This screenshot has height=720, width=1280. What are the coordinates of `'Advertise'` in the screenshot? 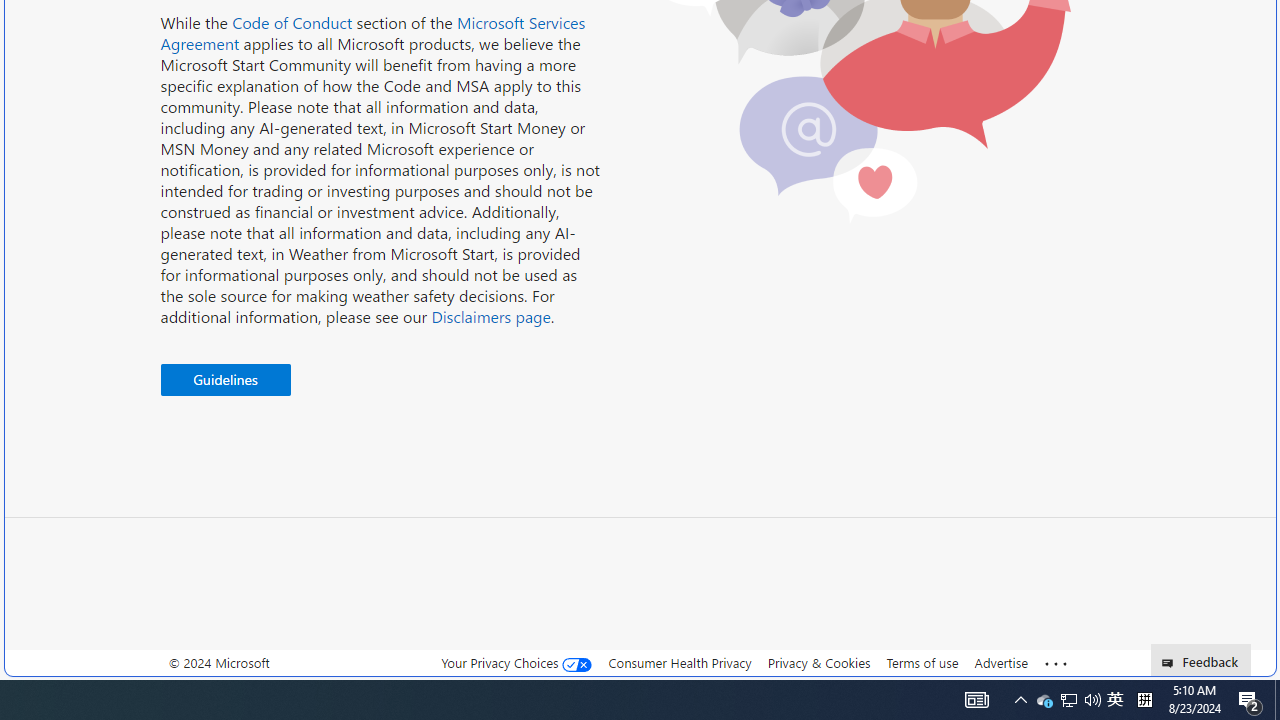 It's located at (1000, 662).